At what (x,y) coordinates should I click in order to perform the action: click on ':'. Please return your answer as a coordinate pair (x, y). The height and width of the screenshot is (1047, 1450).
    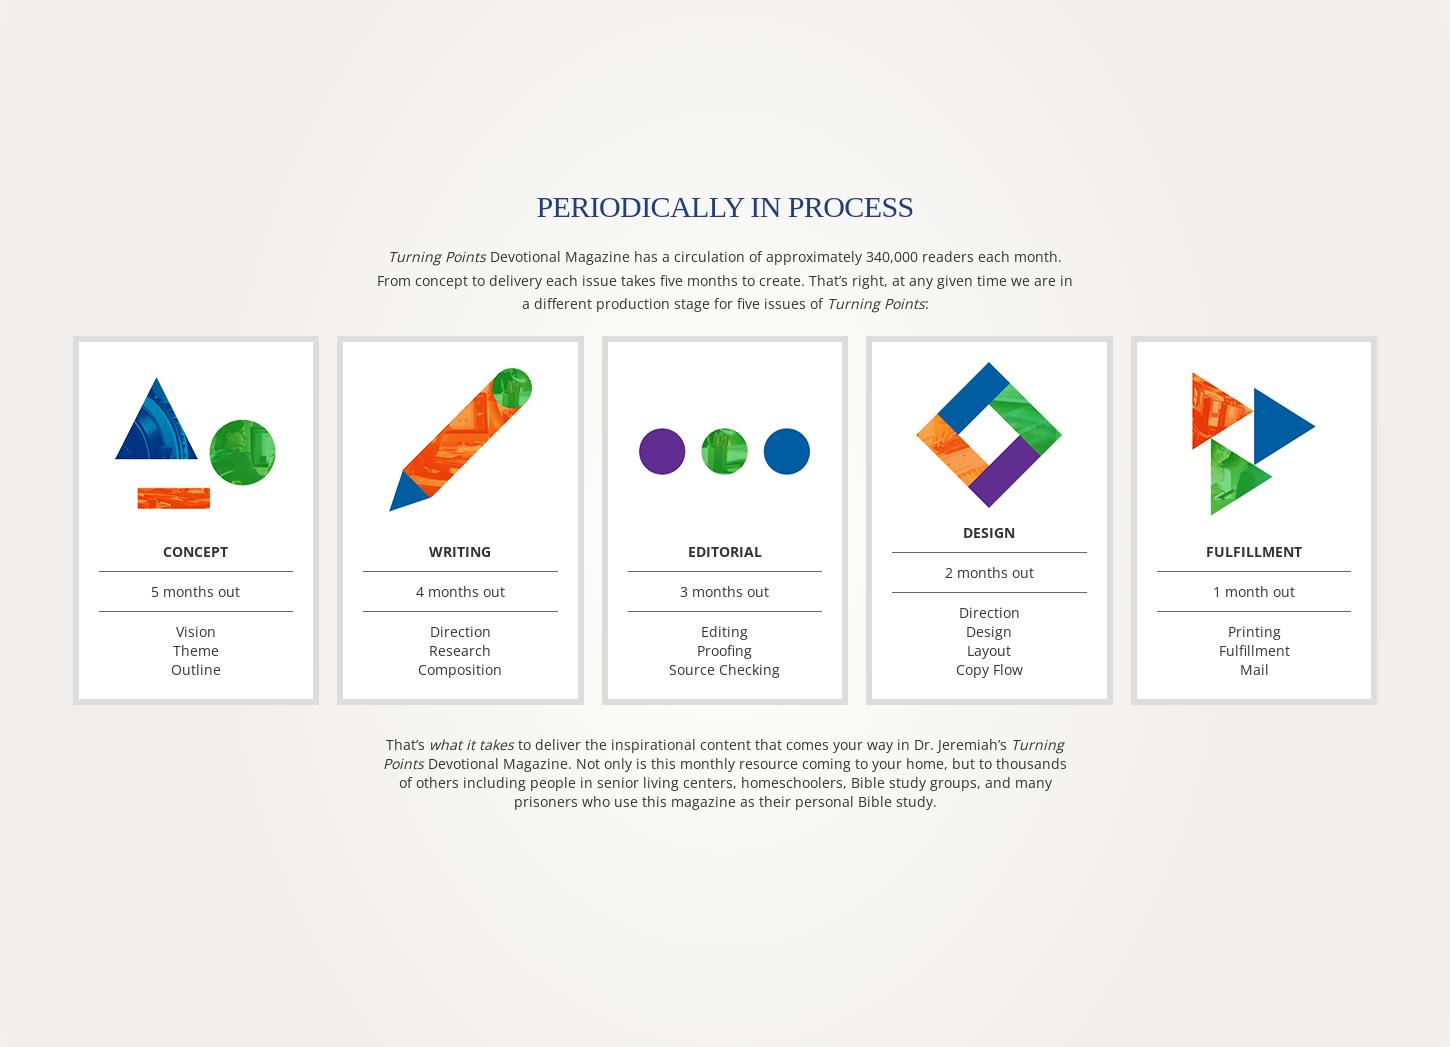
    Looking at the image, I should click on (924, 302).